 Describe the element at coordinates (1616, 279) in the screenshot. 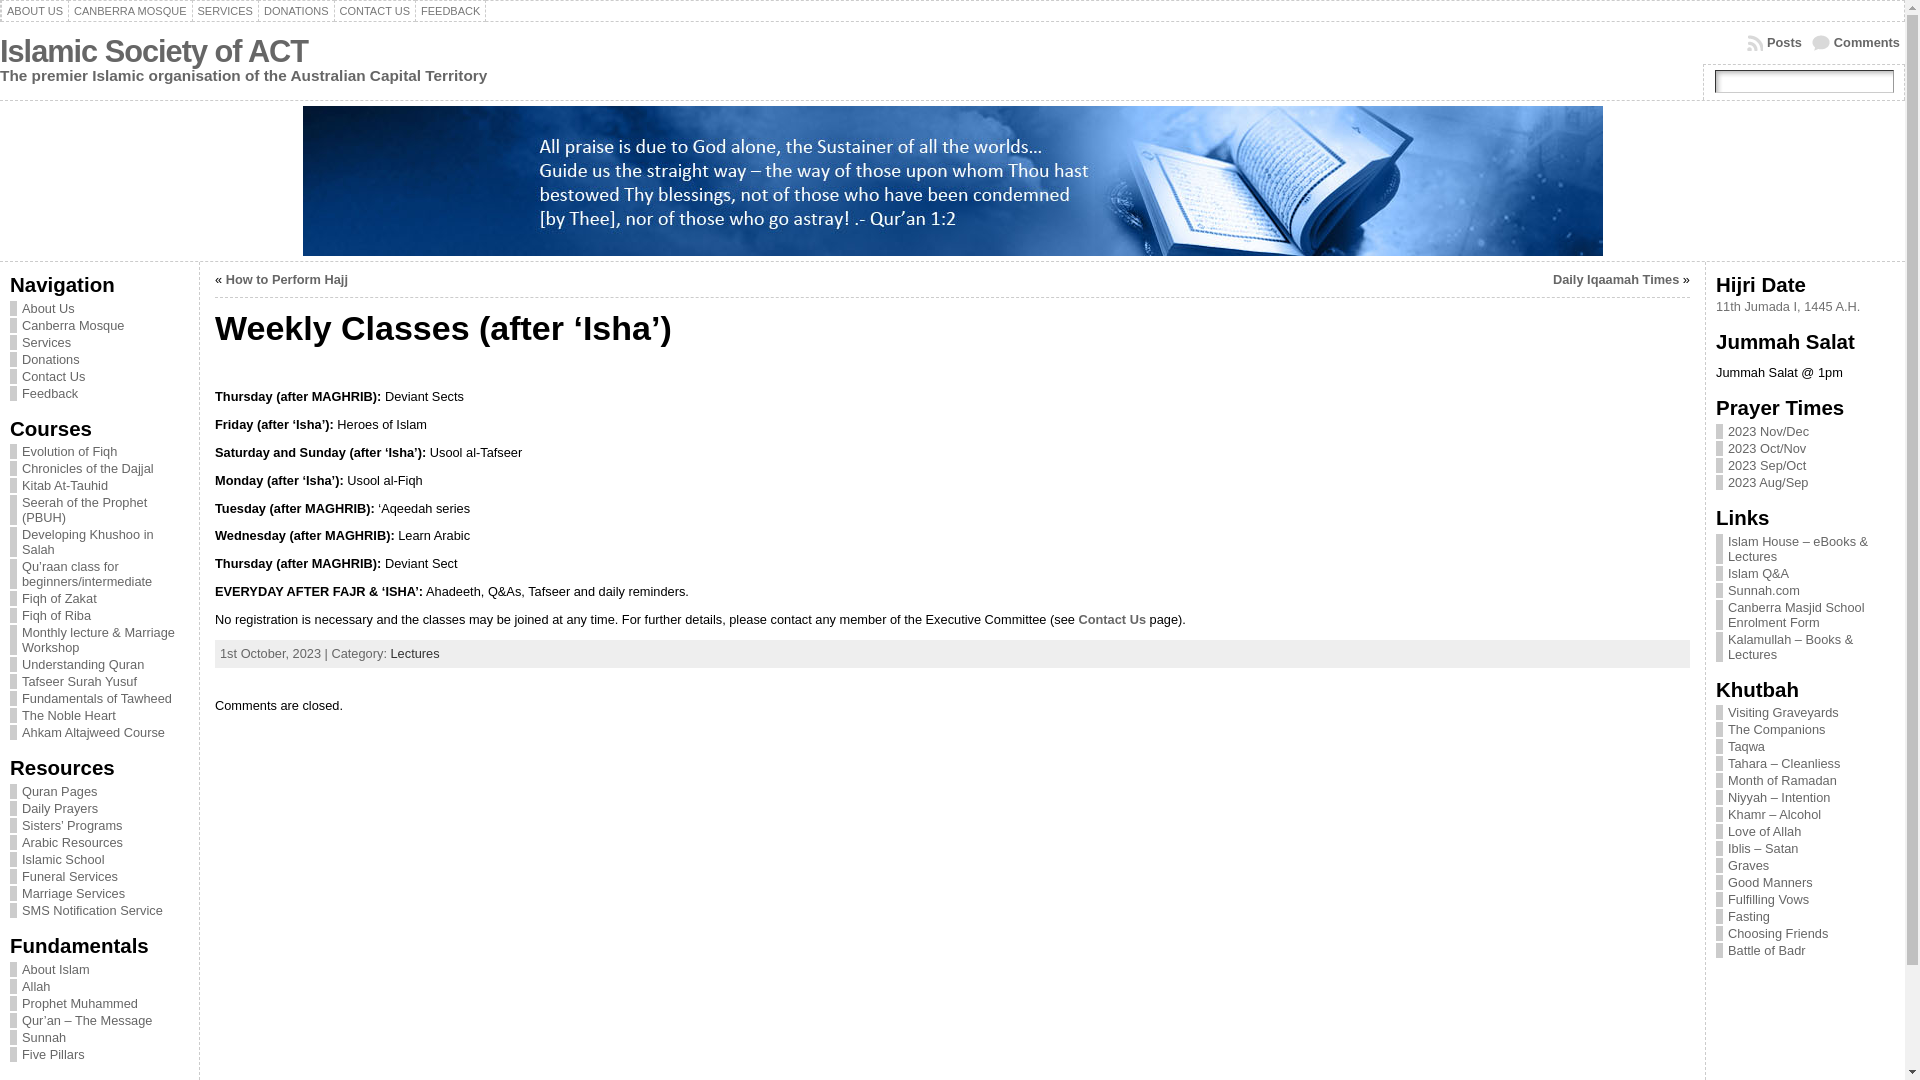

I see `'Daily Iqaamah Times'` at that location.